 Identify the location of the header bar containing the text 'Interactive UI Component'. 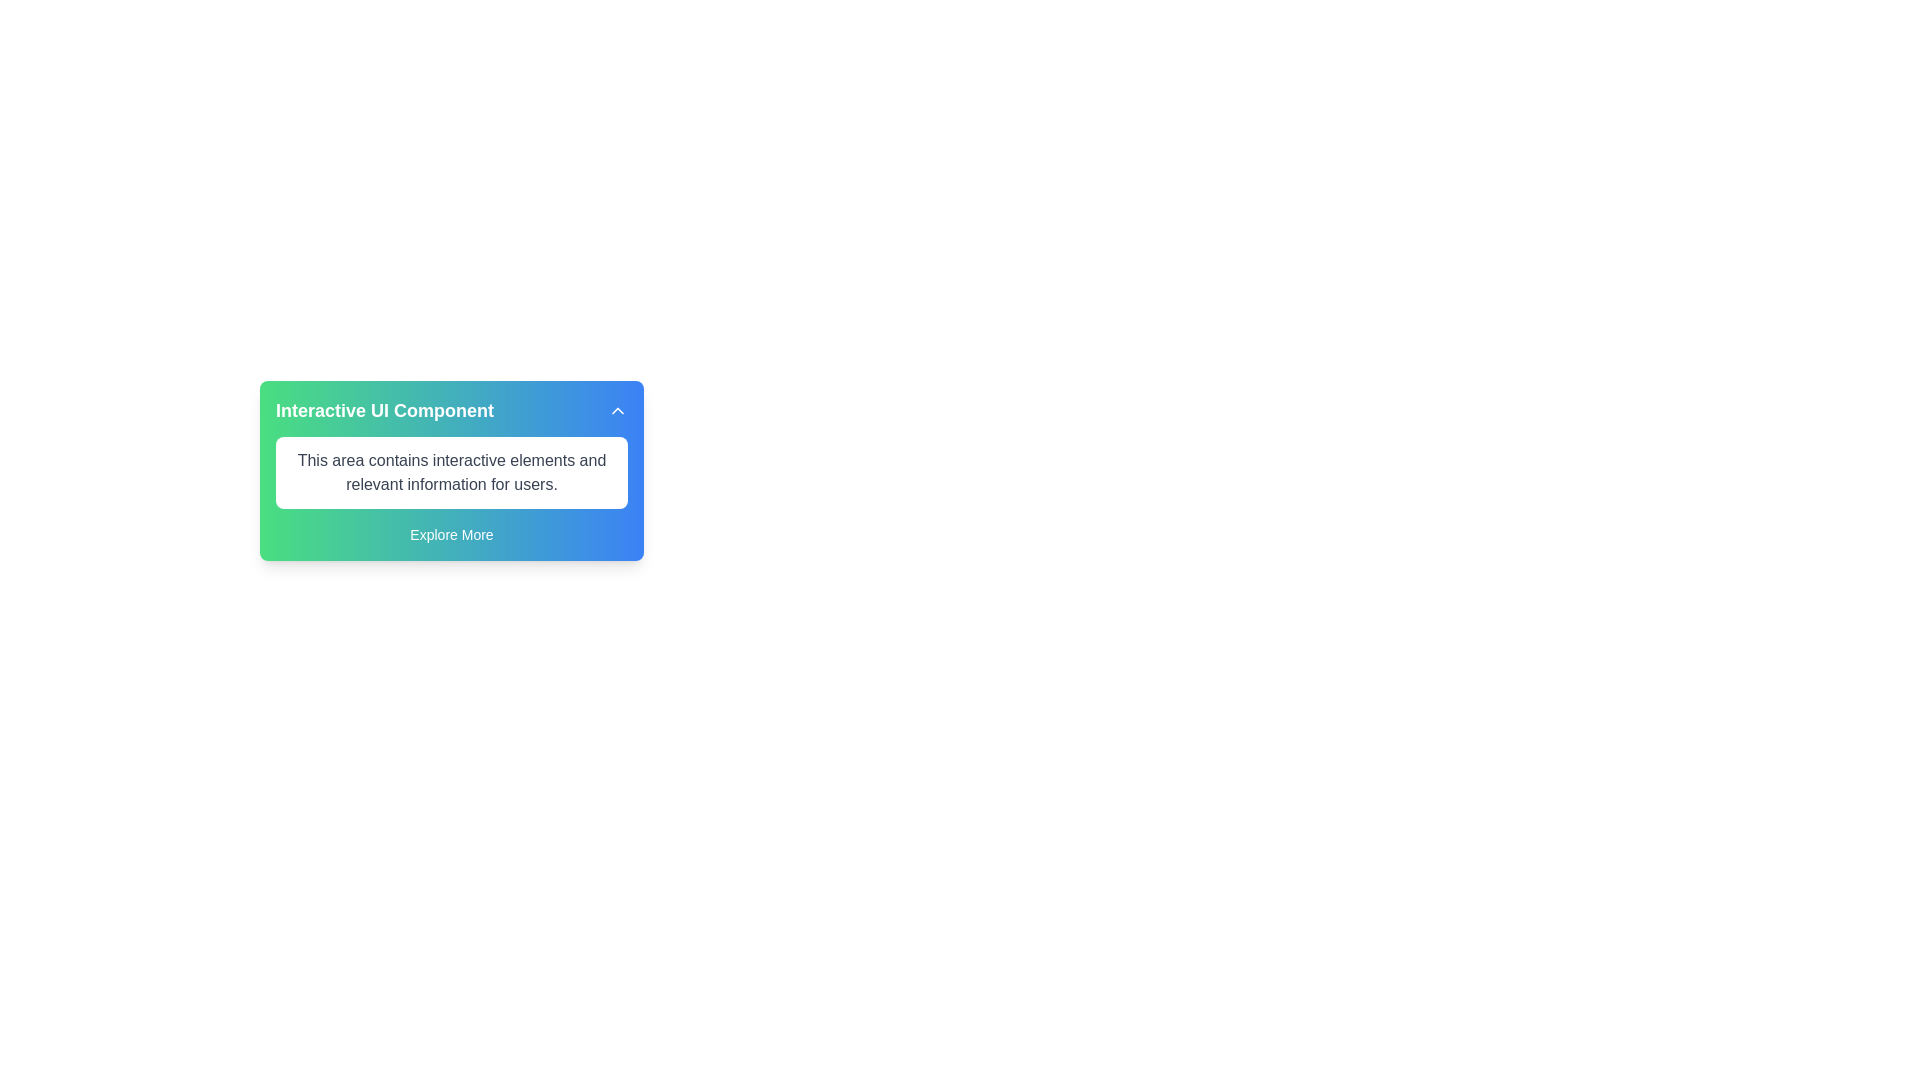
(450, 410).